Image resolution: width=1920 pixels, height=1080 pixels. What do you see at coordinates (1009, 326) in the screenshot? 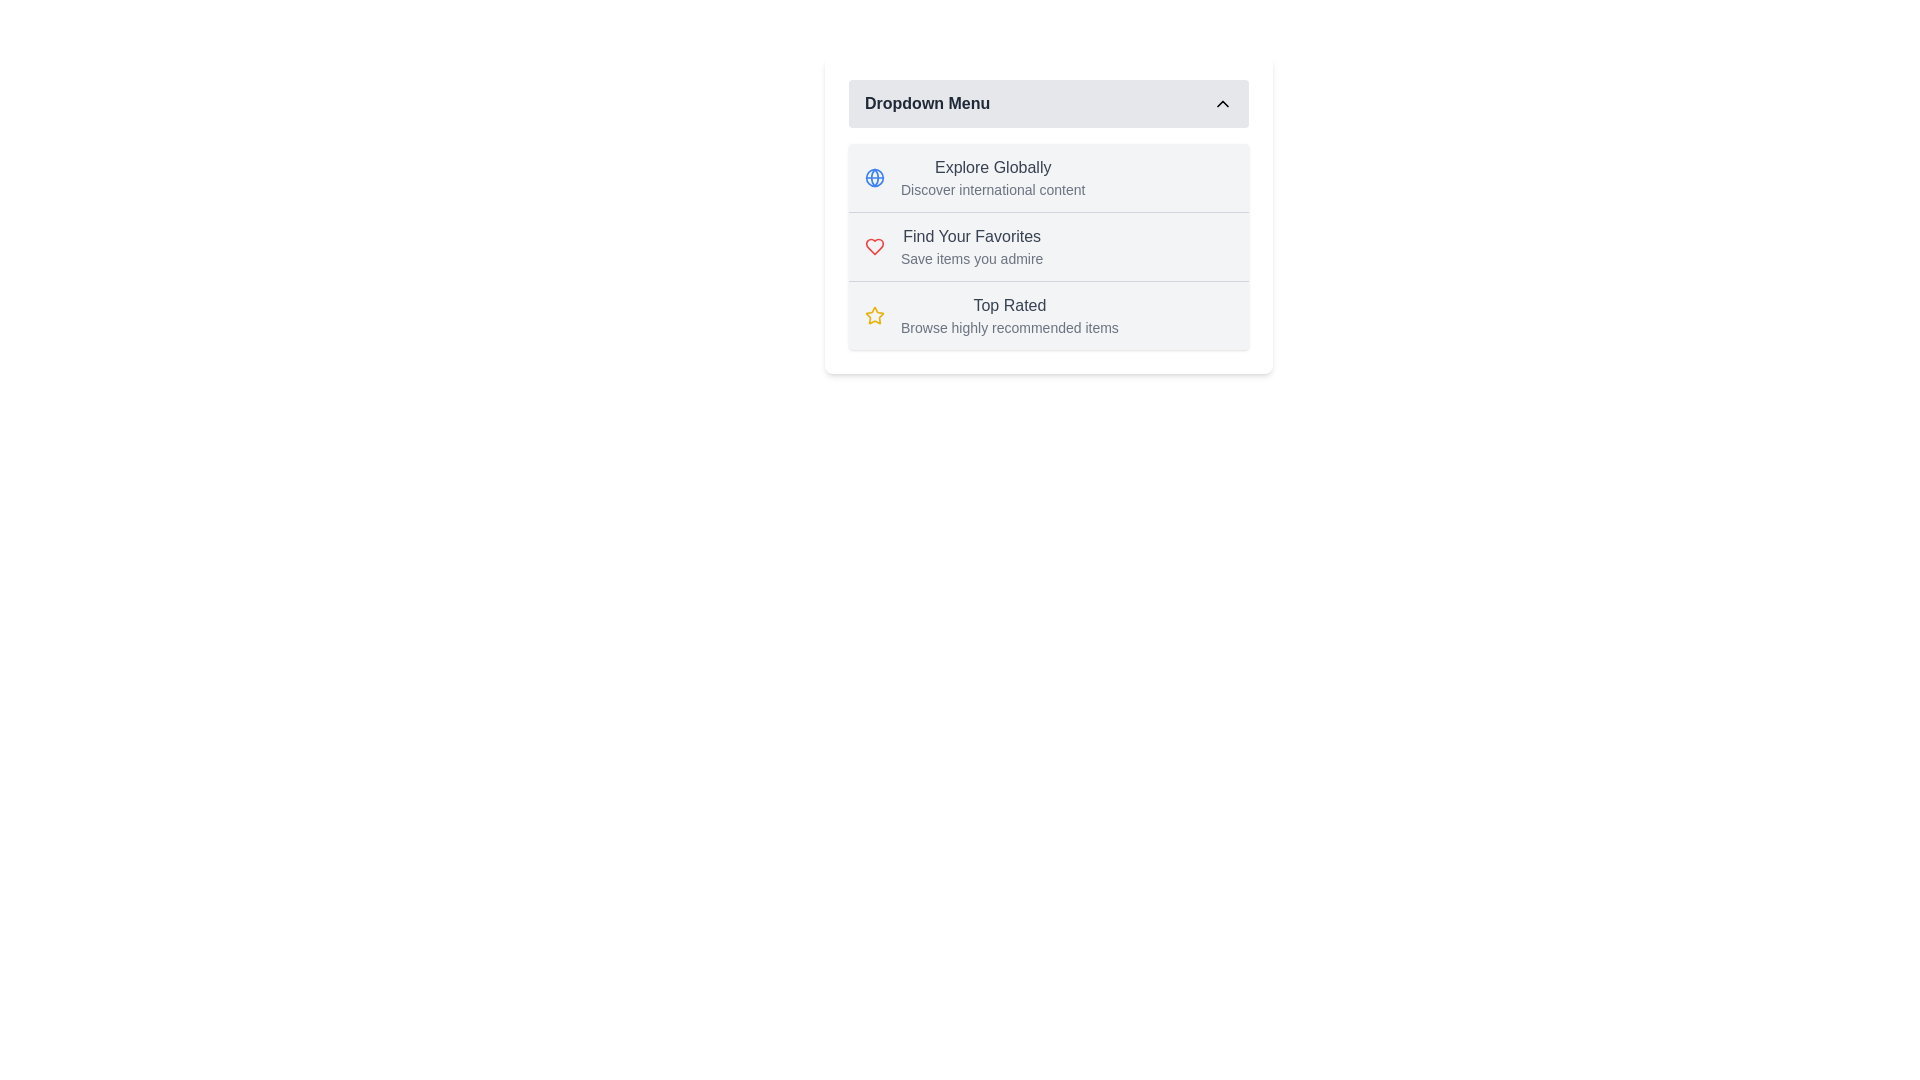
I see `the text element displaying 'Browse highly recommended items', which is styled in a small gray font and positioned directly below the 'Top Rated' text in the dropdown menu layout` at bounding box center [1009, 326].